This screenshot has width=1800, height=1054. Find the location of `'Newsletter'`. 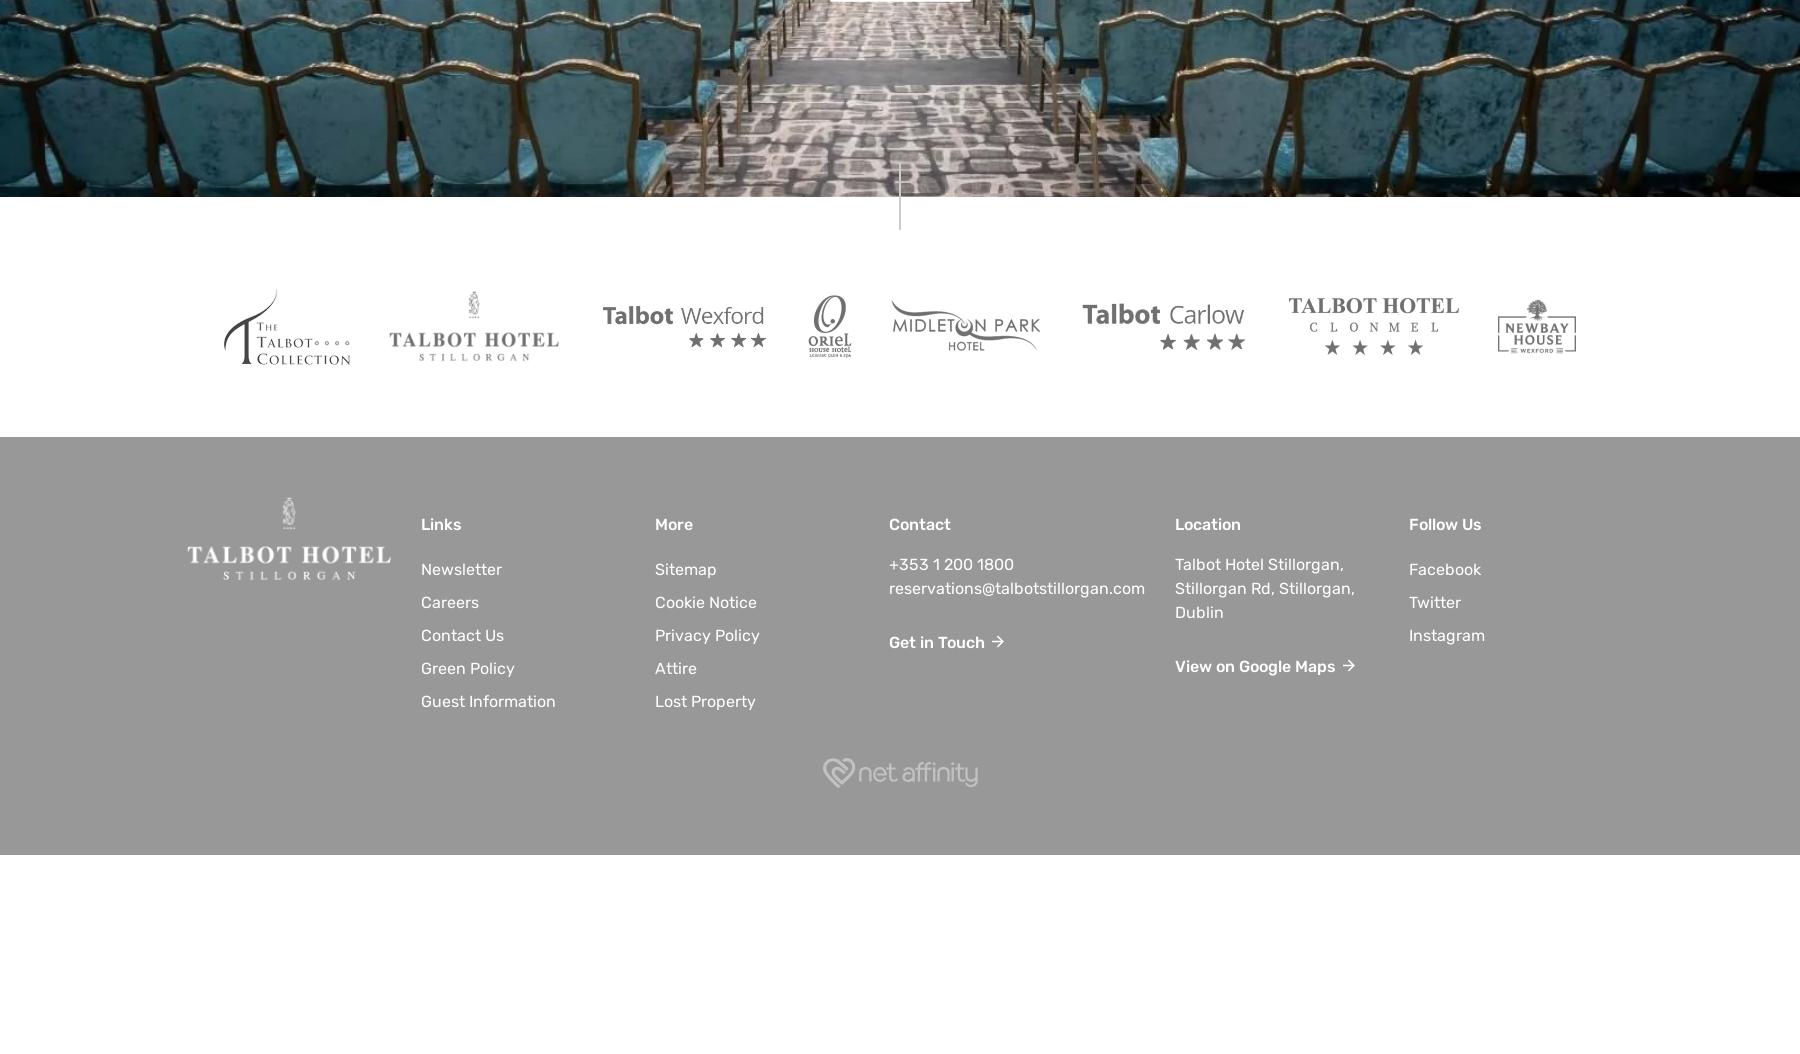

'Newsletter' is located at coordinates (460, 569).